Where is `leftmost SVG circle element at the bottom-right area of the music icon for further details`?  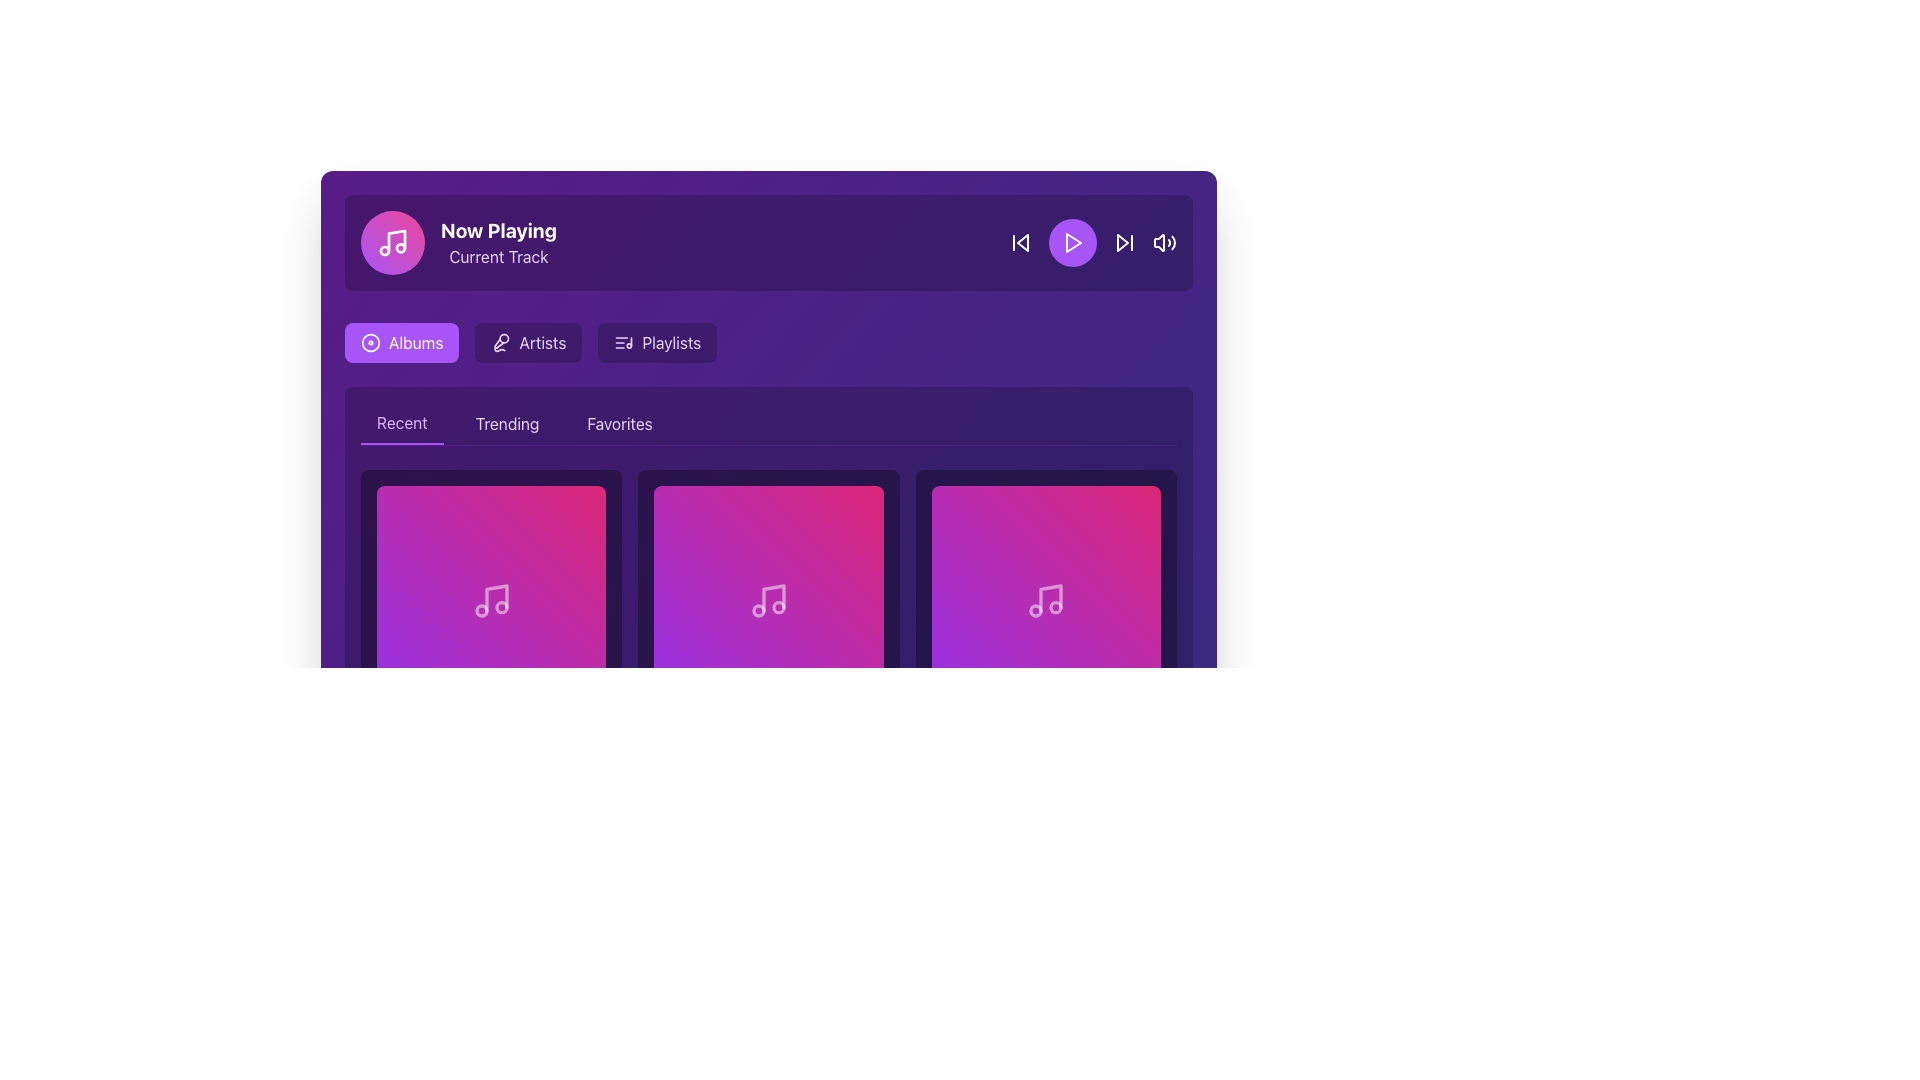
leftmost SVG circle element at the bottom-right area of the music icon for further details is located at coordinates (1036, 609).